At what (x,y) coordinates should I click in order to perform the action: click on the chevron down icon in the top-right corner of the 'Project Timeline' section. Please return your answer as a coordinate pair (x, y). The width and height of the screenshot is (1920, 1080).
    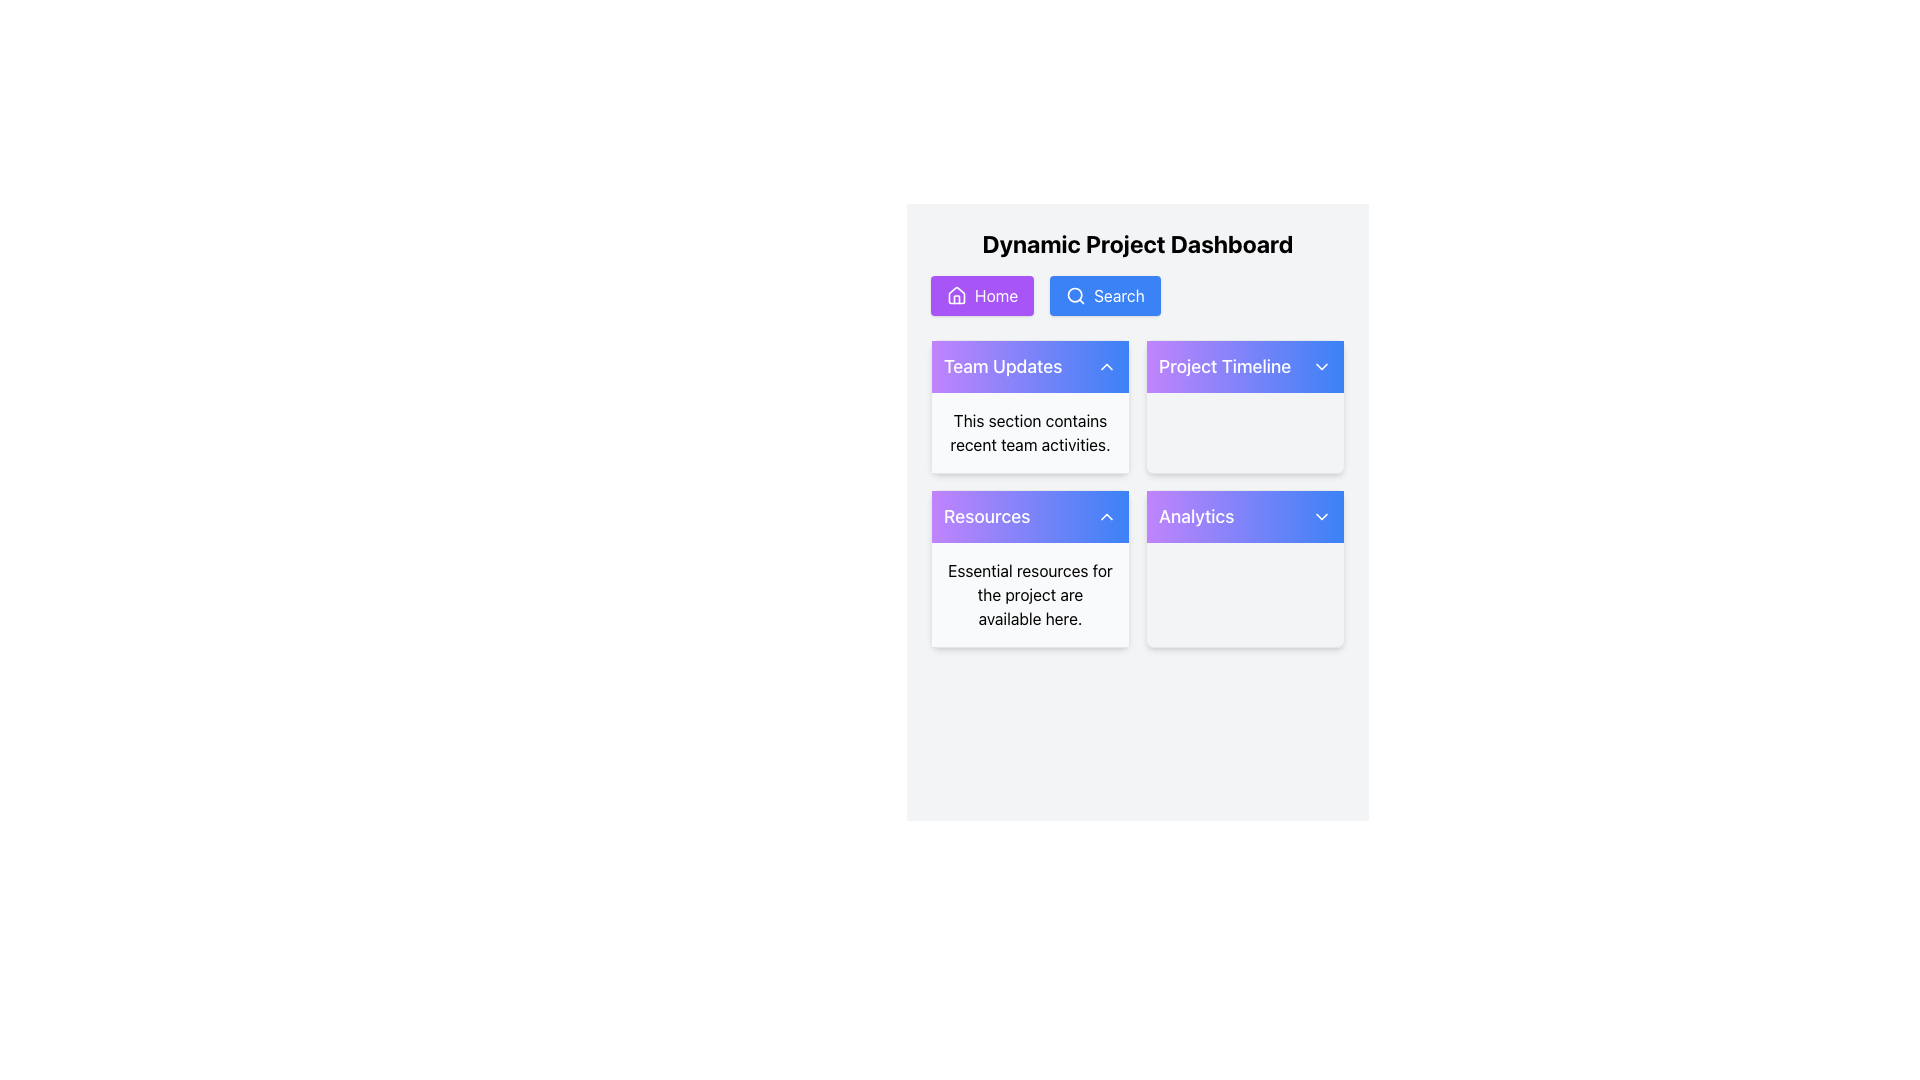
    Looking at the image, I should click on (1321, 366).